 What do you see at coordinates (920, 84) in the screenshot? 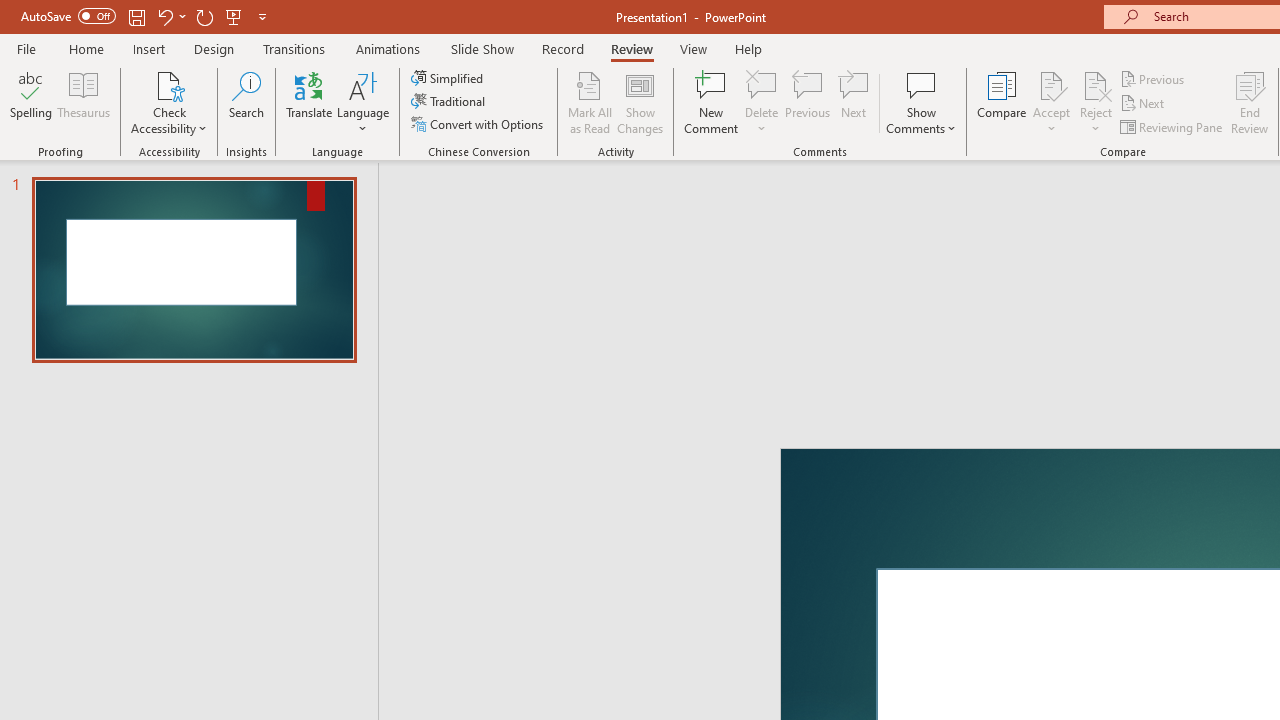
I see `'Show Comments'` at bounding box center [920, 84].